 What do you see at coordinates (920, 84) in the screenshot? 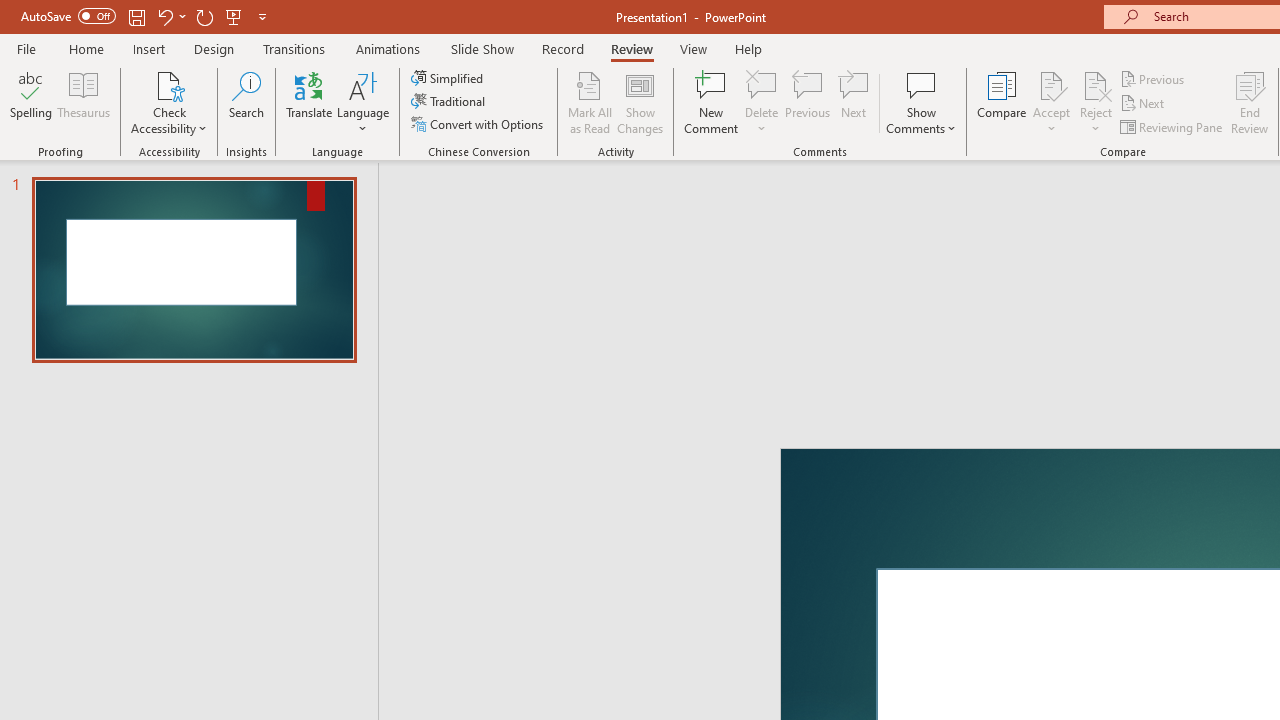
I see `'Show Comments'` at bounding box center [920, 84].